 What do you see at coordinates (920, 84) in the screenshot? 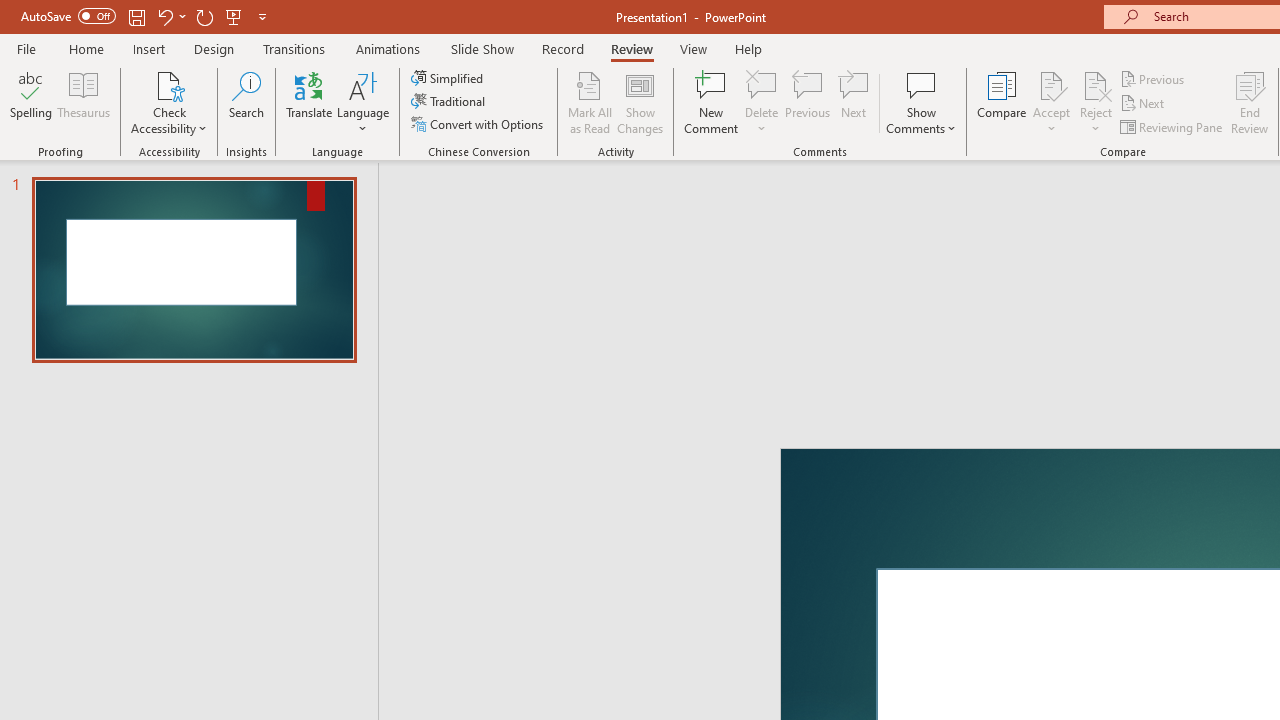
I see `'Show Comments'` at bounding box center [920, 84].